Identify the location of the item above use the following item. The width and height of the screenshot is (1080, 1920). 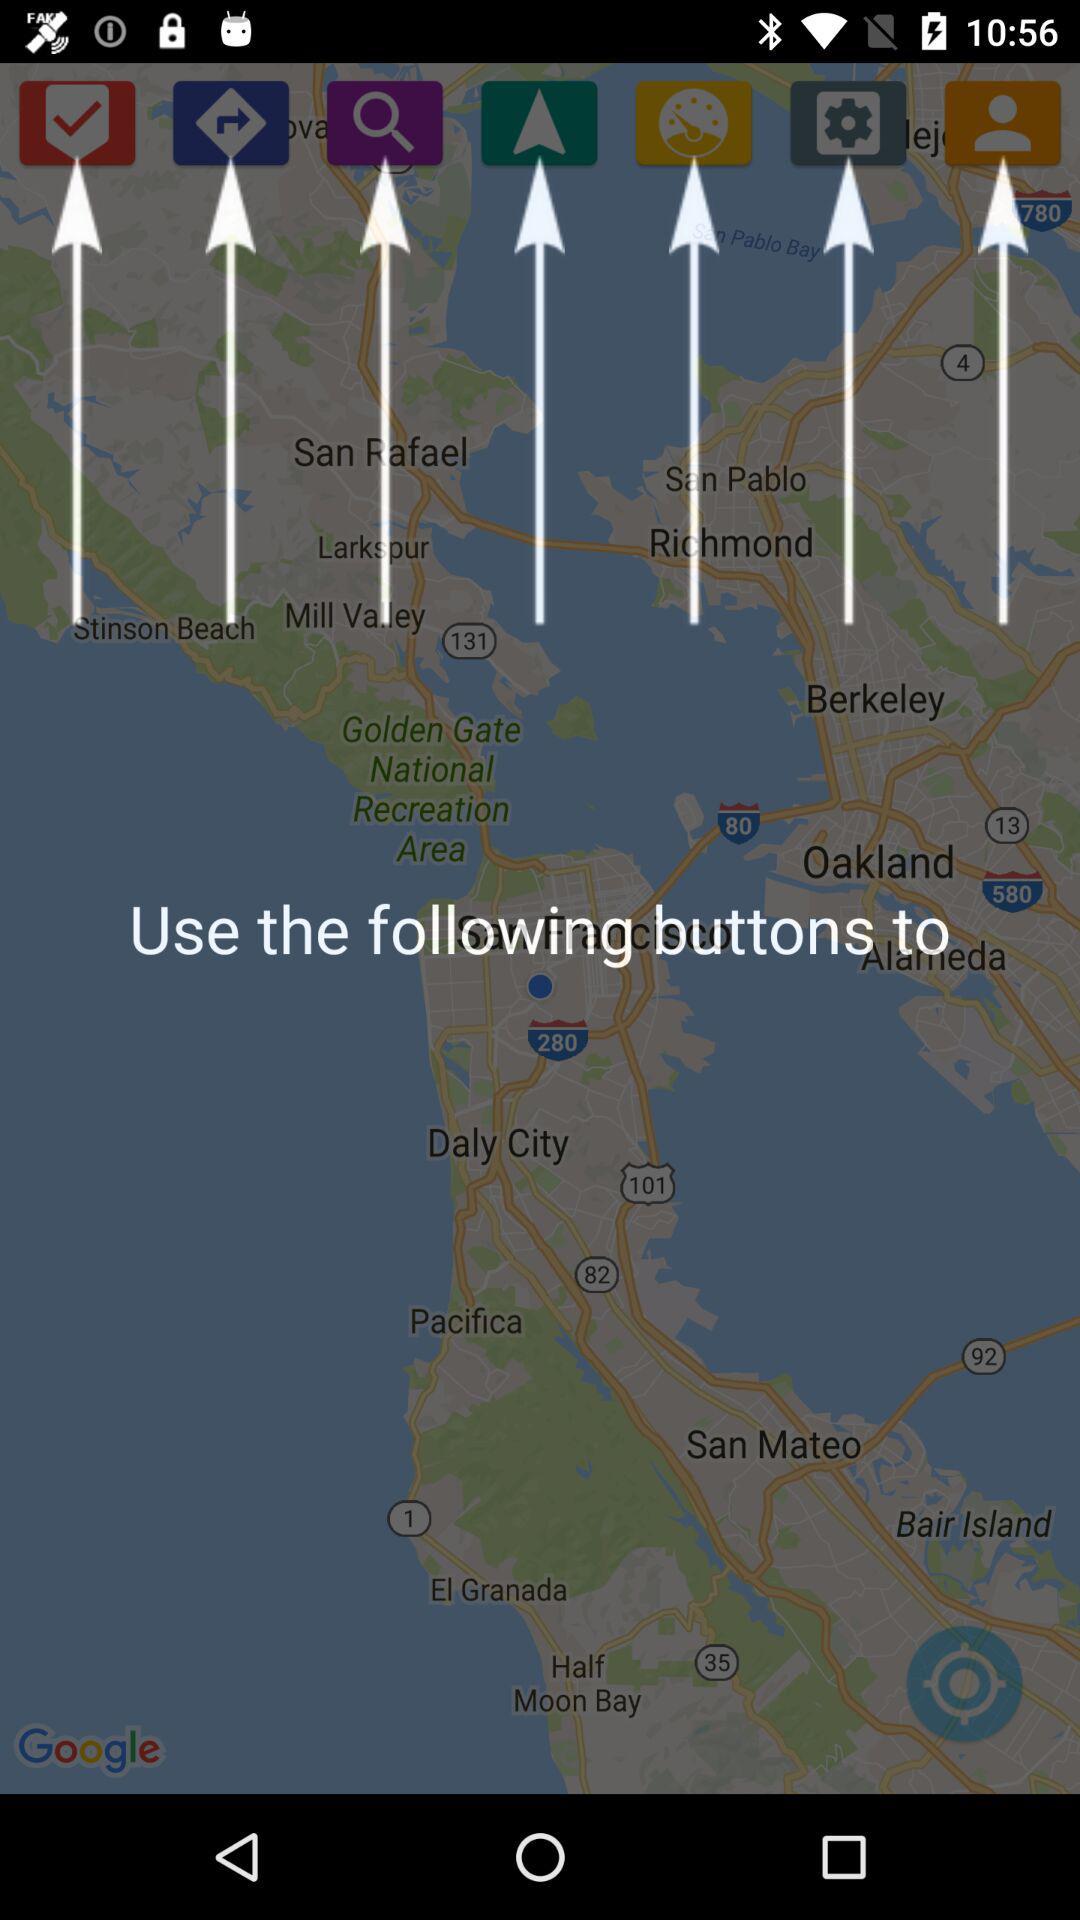
(75, 121).